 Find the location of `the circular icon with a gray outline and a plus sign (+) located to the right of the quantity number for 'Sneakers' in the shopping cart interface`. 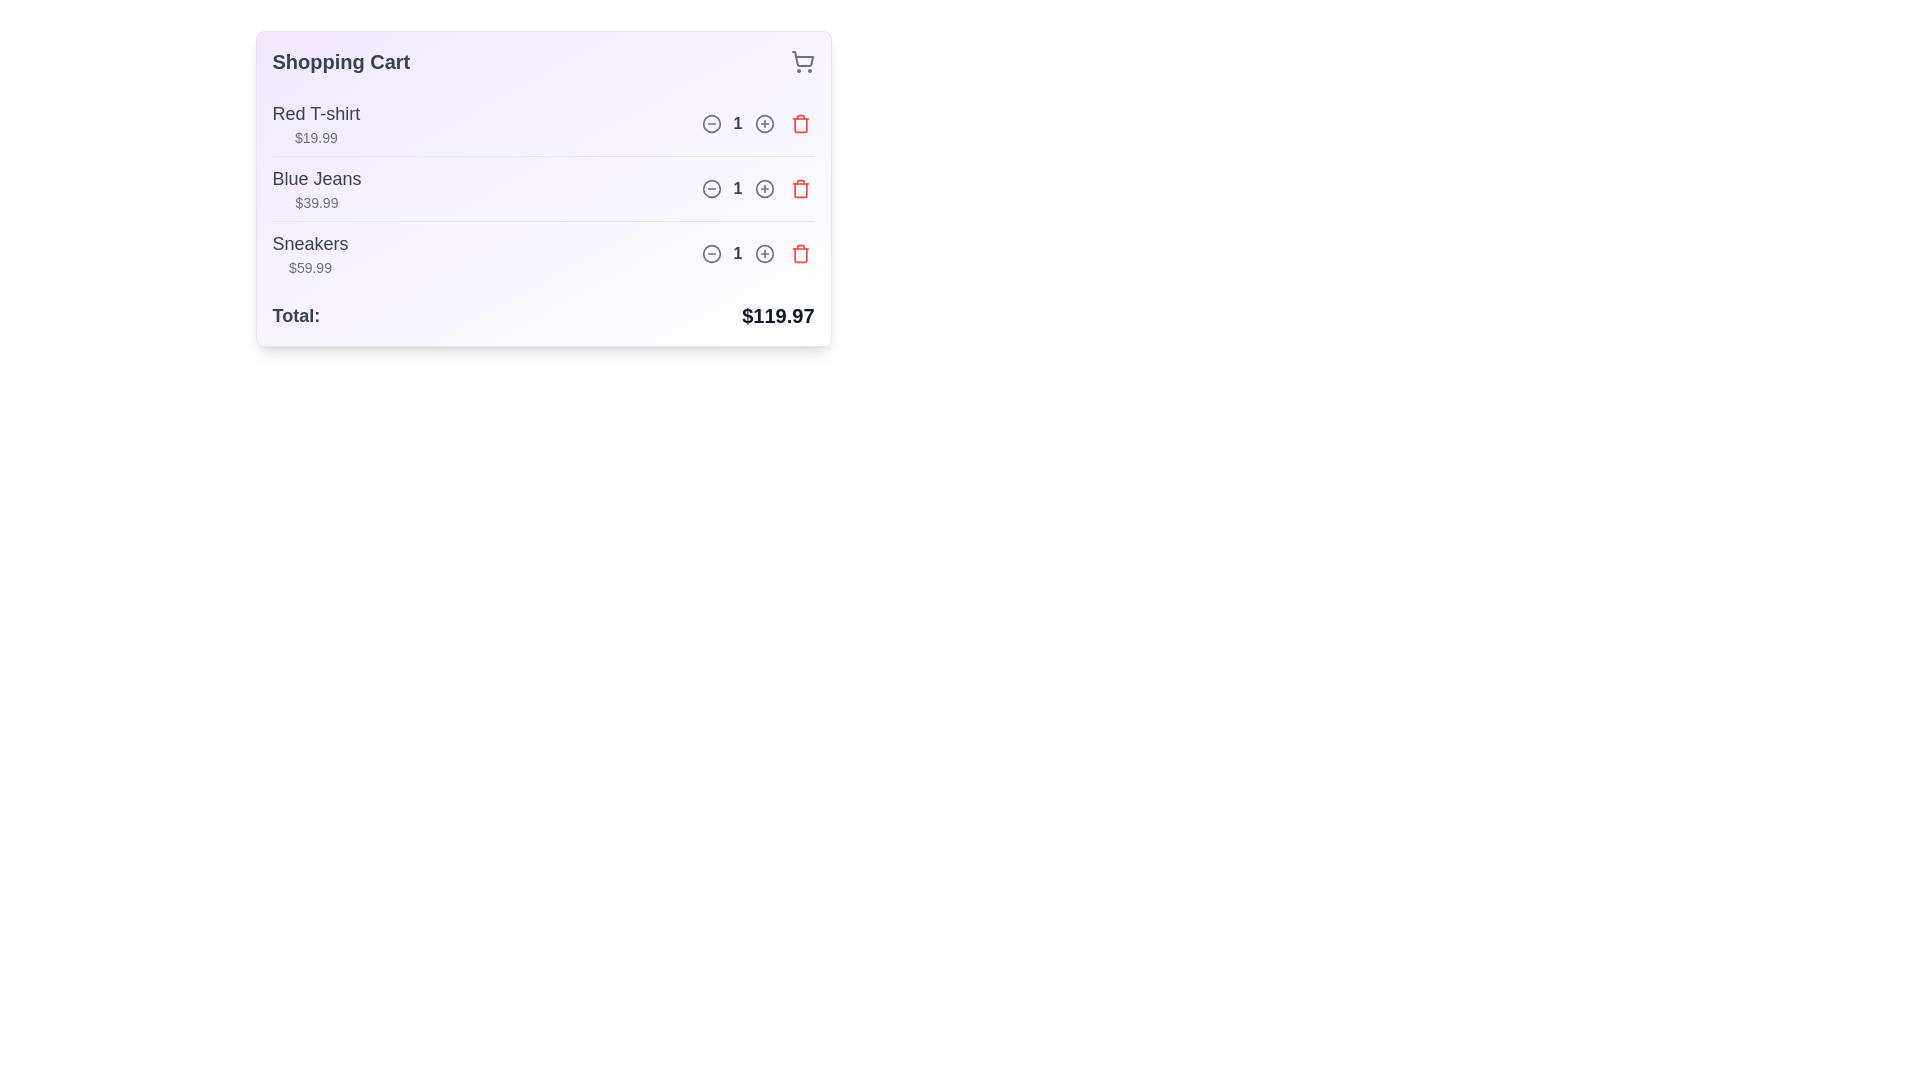

the circular icon with a gray outline and a plus sign (+) located to the right of the quantity number for 'Sneakers' in the shopping cart interface is located at coordinates (763, 253).